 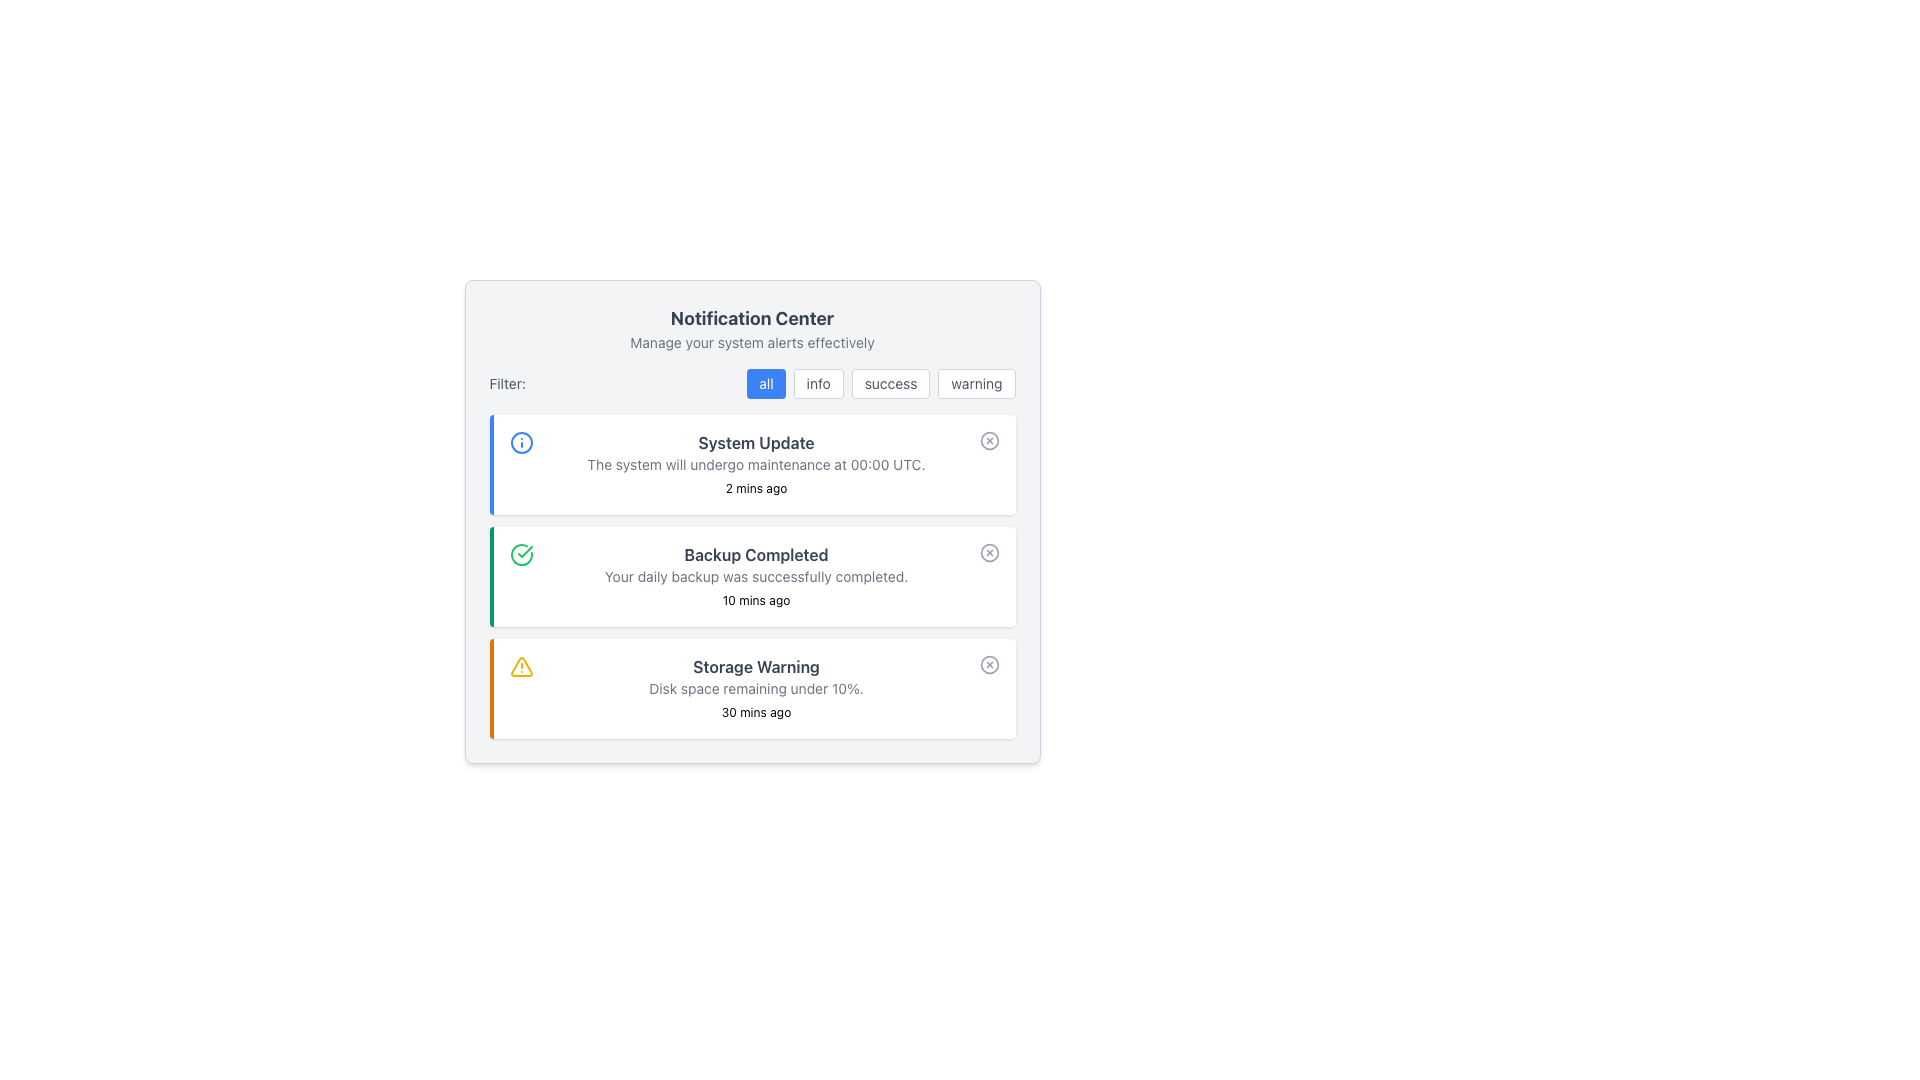 I want to click on the 'info' button to filter notifications to show only informational notifications in the notification management panel, so click(x=818, y=384).